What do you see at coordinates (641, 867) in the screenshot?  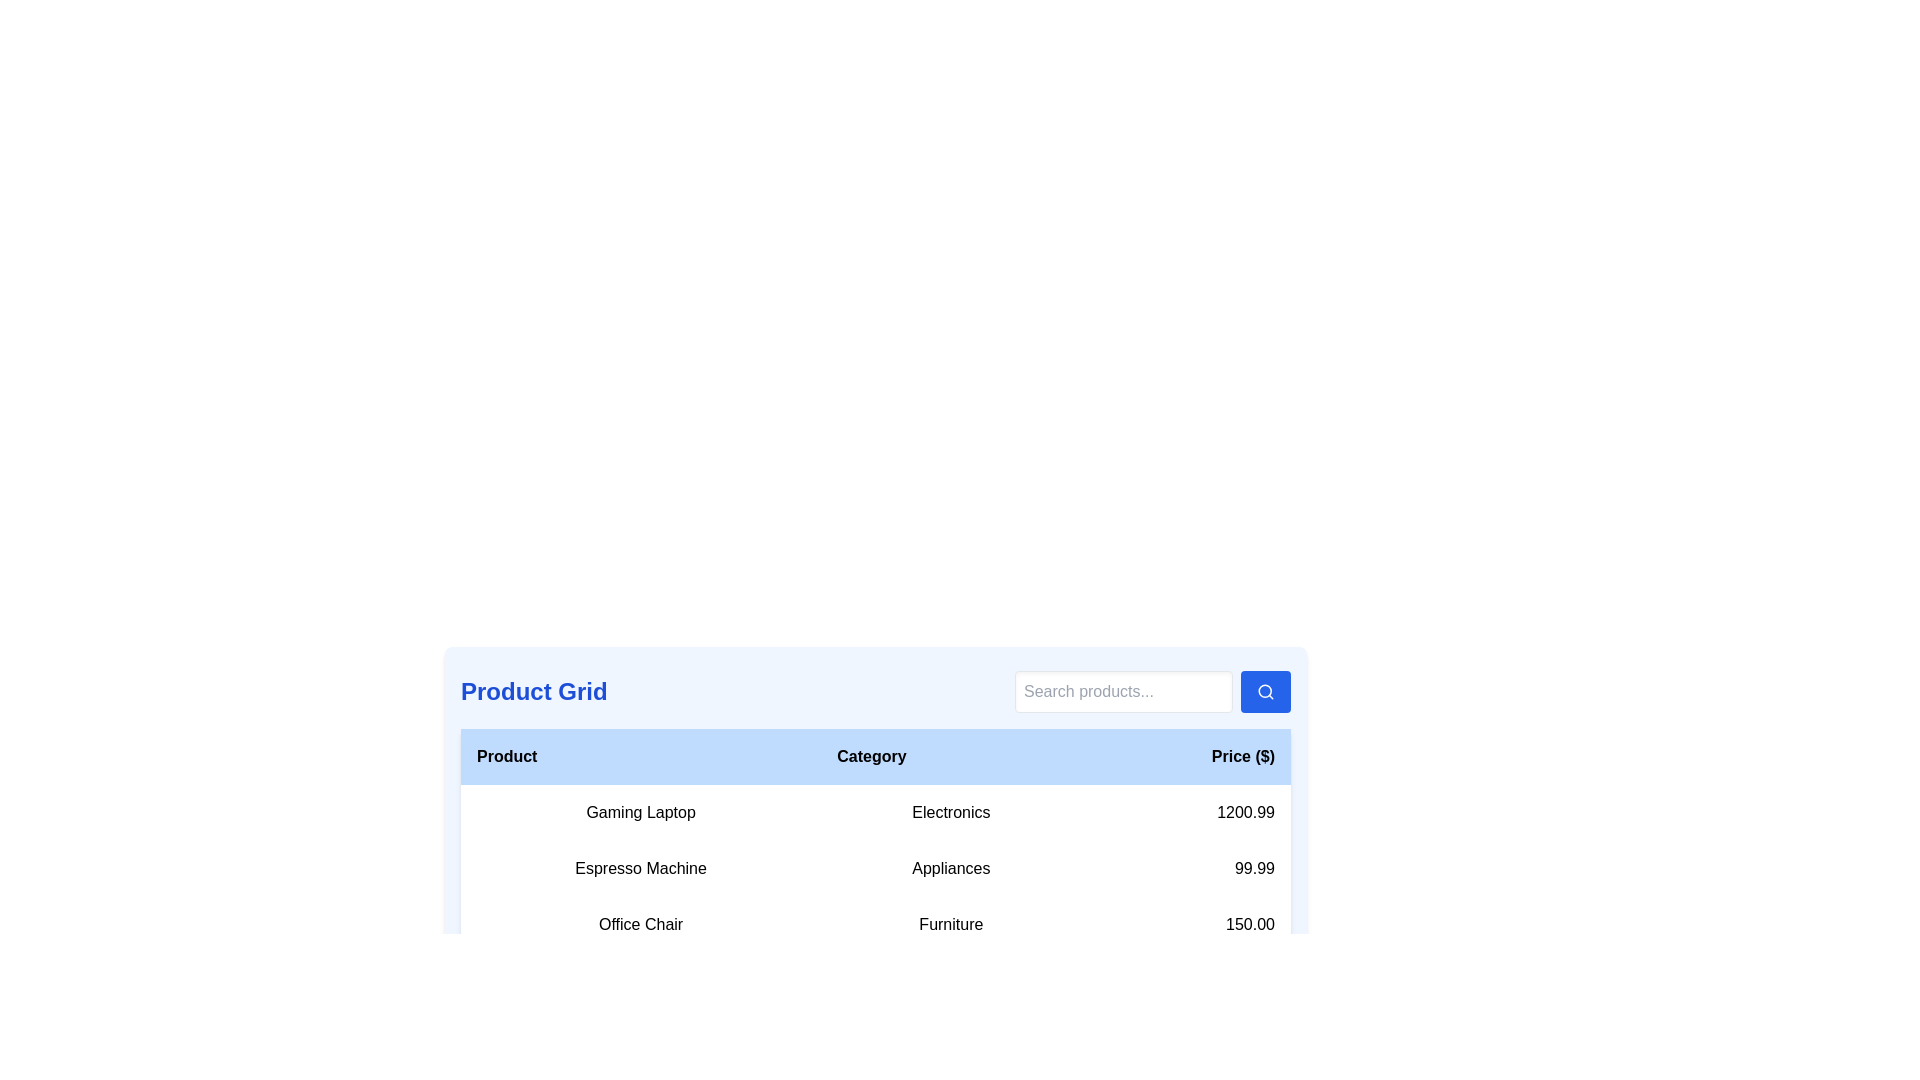 I see `the 'Espresso Machine' text label, which is displayed in a bold font and is located in the second row of the first column under the 'Product' header in the product list grid layout` at bounding box center [641, 867].